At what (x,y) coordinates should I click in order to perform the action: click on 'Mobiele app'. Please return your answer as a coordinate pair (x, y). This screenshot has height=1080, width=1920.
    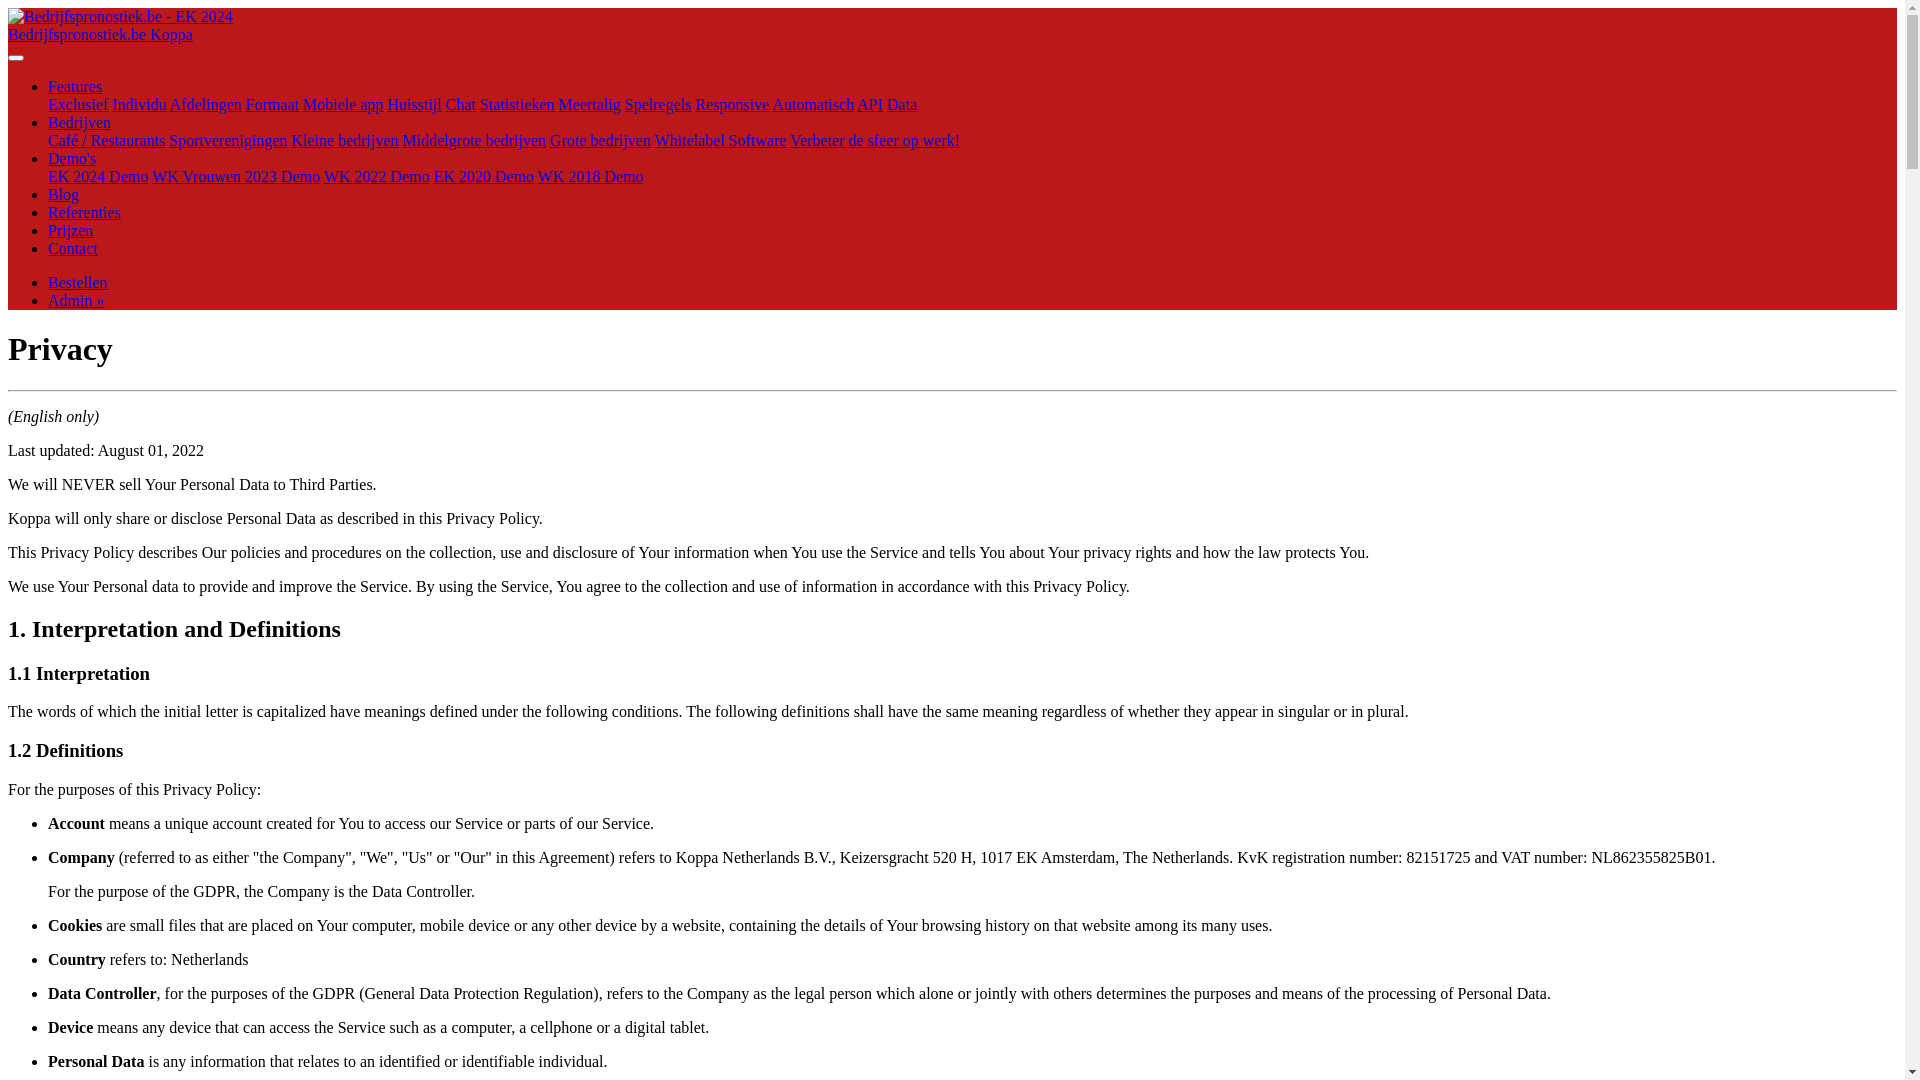
    Looking at the image, I should click on (342, 104).